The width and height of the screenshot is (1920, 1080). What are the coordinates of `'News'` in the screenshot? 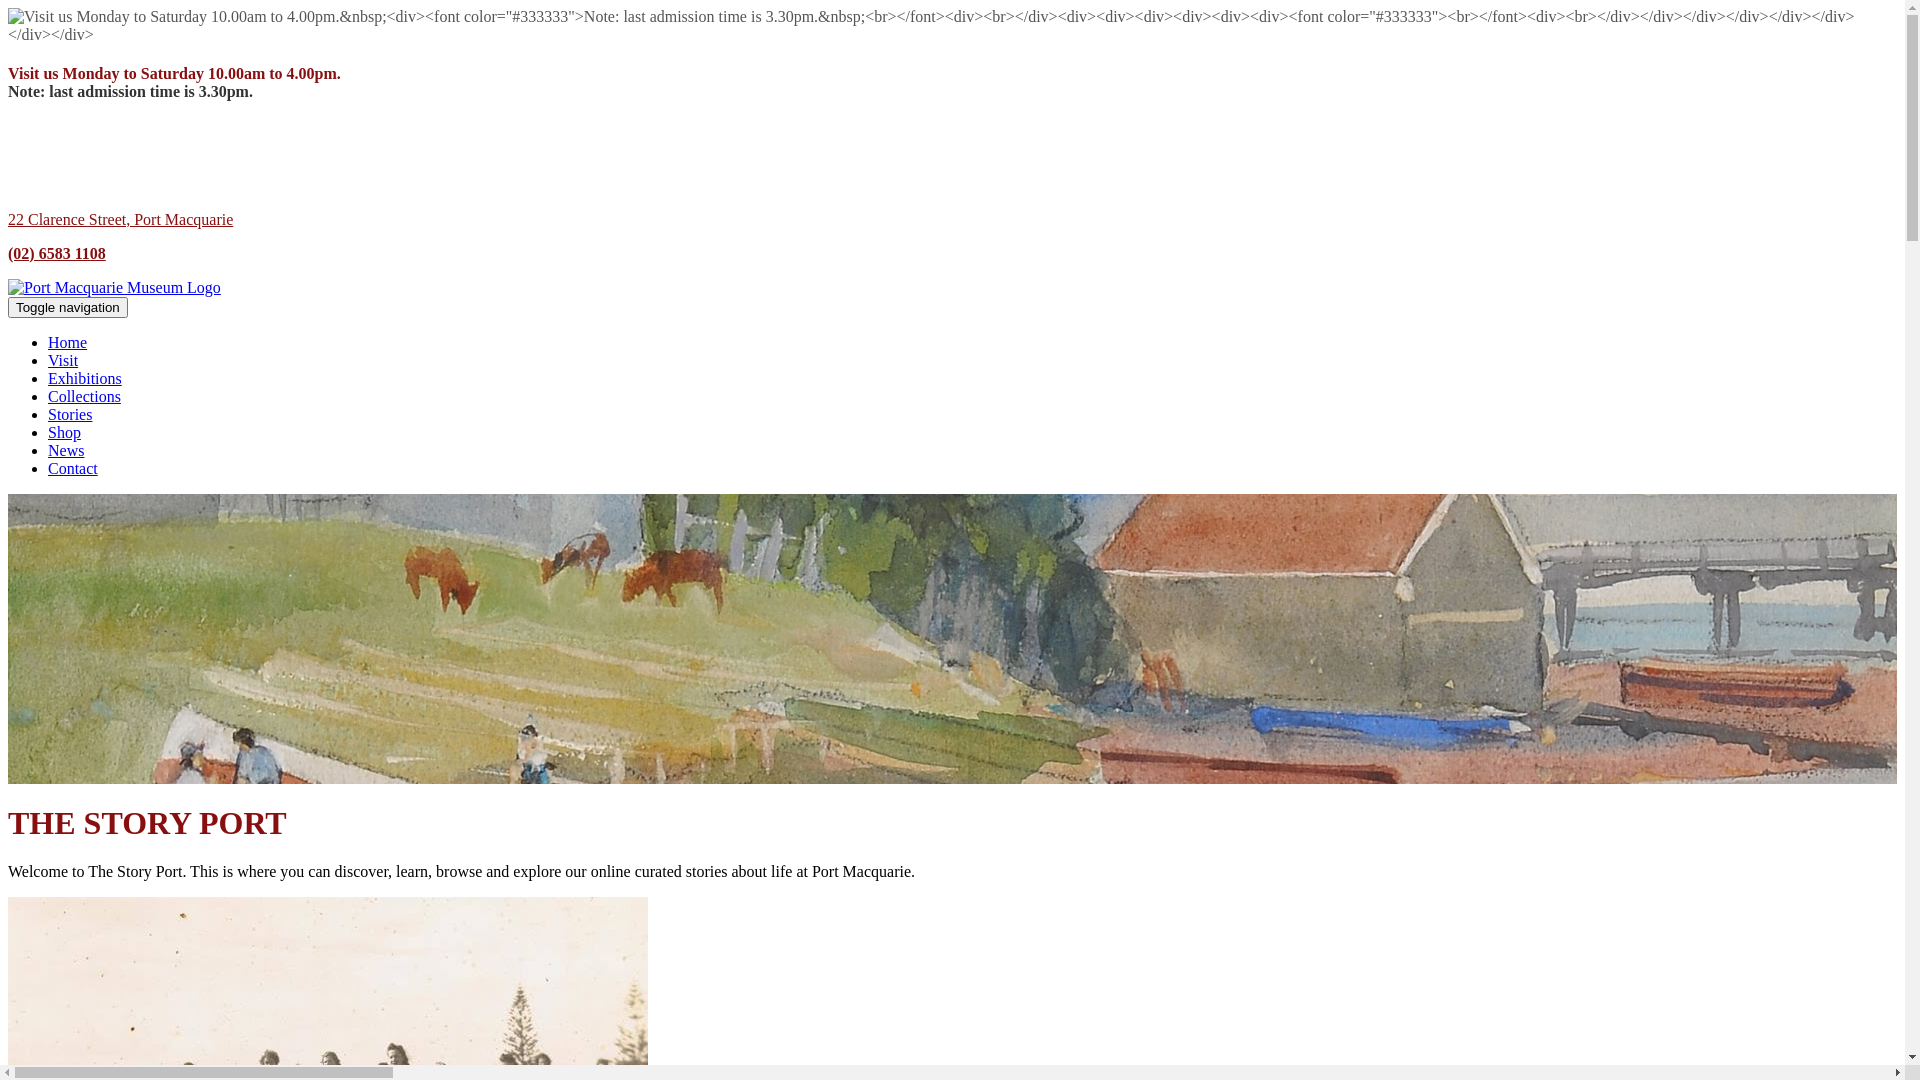 It's located at (66, 450).